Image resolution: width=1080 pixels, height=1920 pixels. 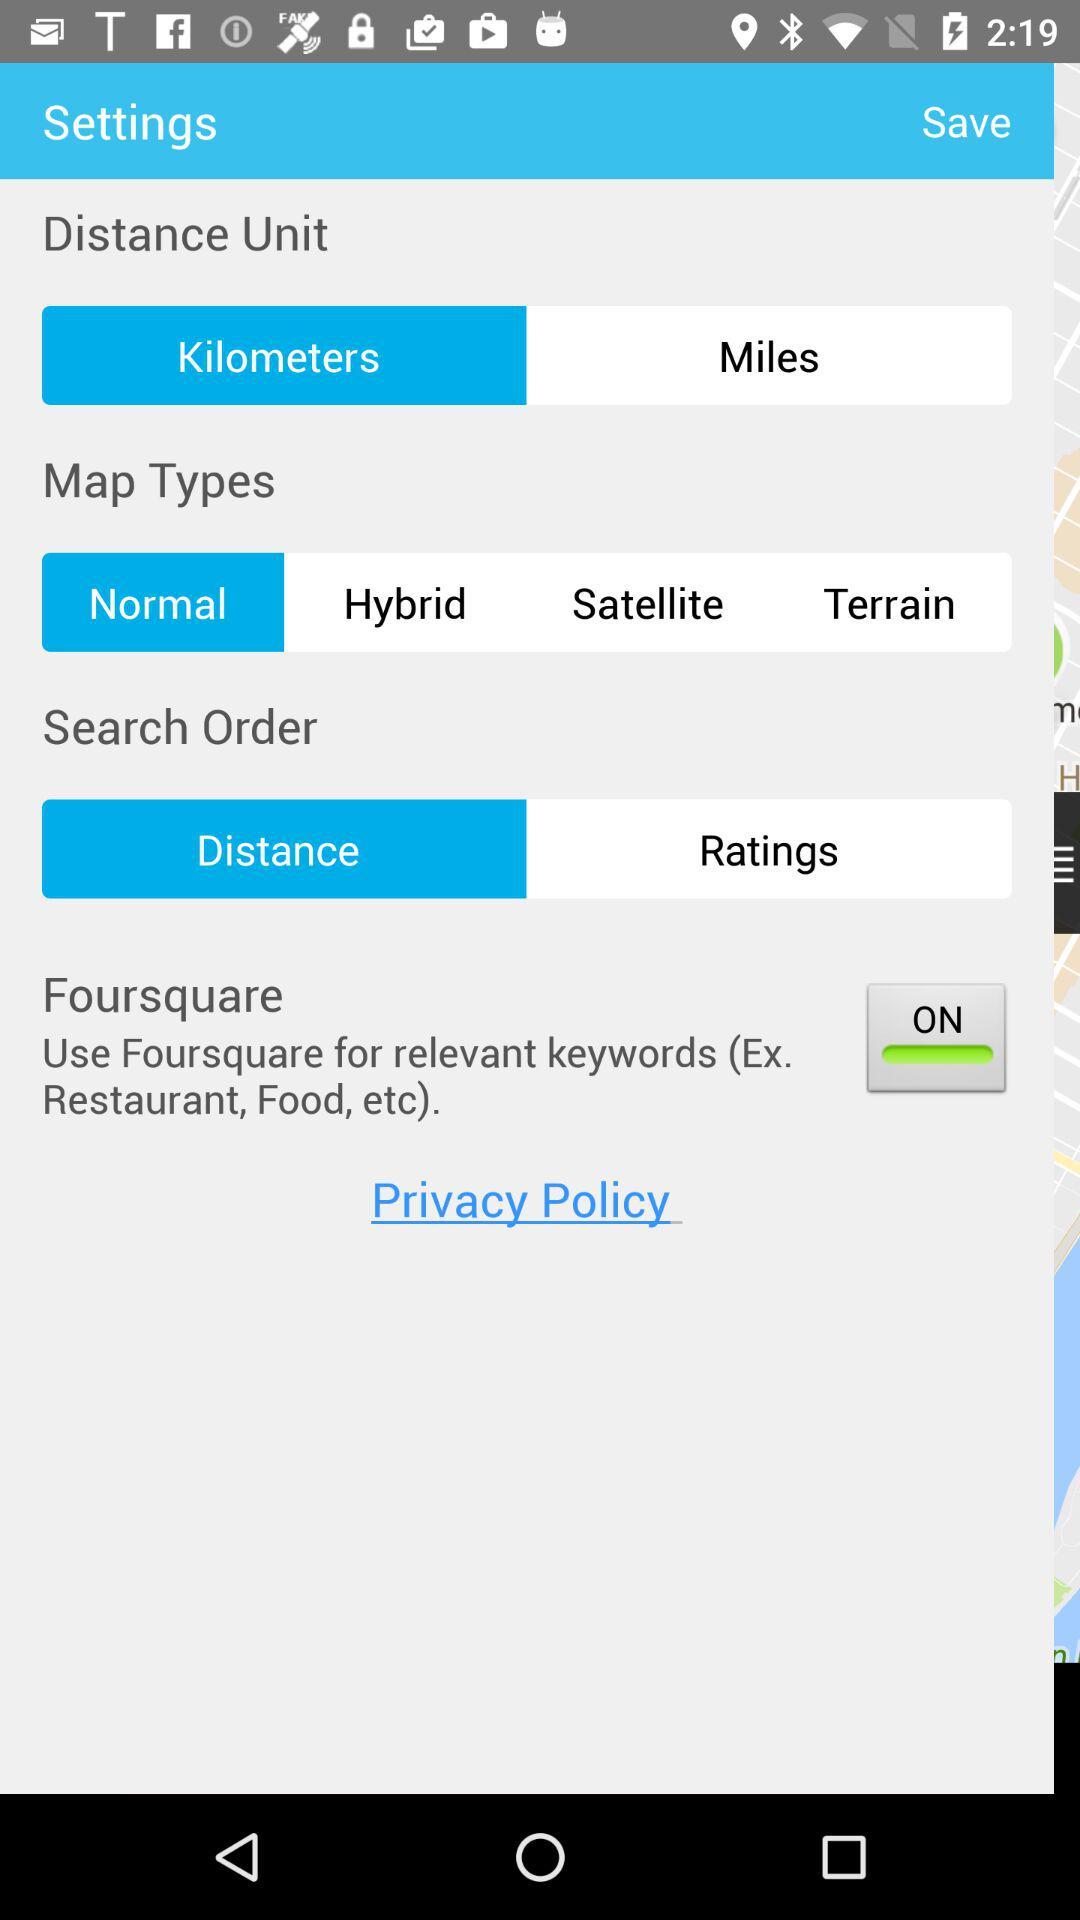 I want to click on icon next to hybrid item, so click(x=162, y=601).